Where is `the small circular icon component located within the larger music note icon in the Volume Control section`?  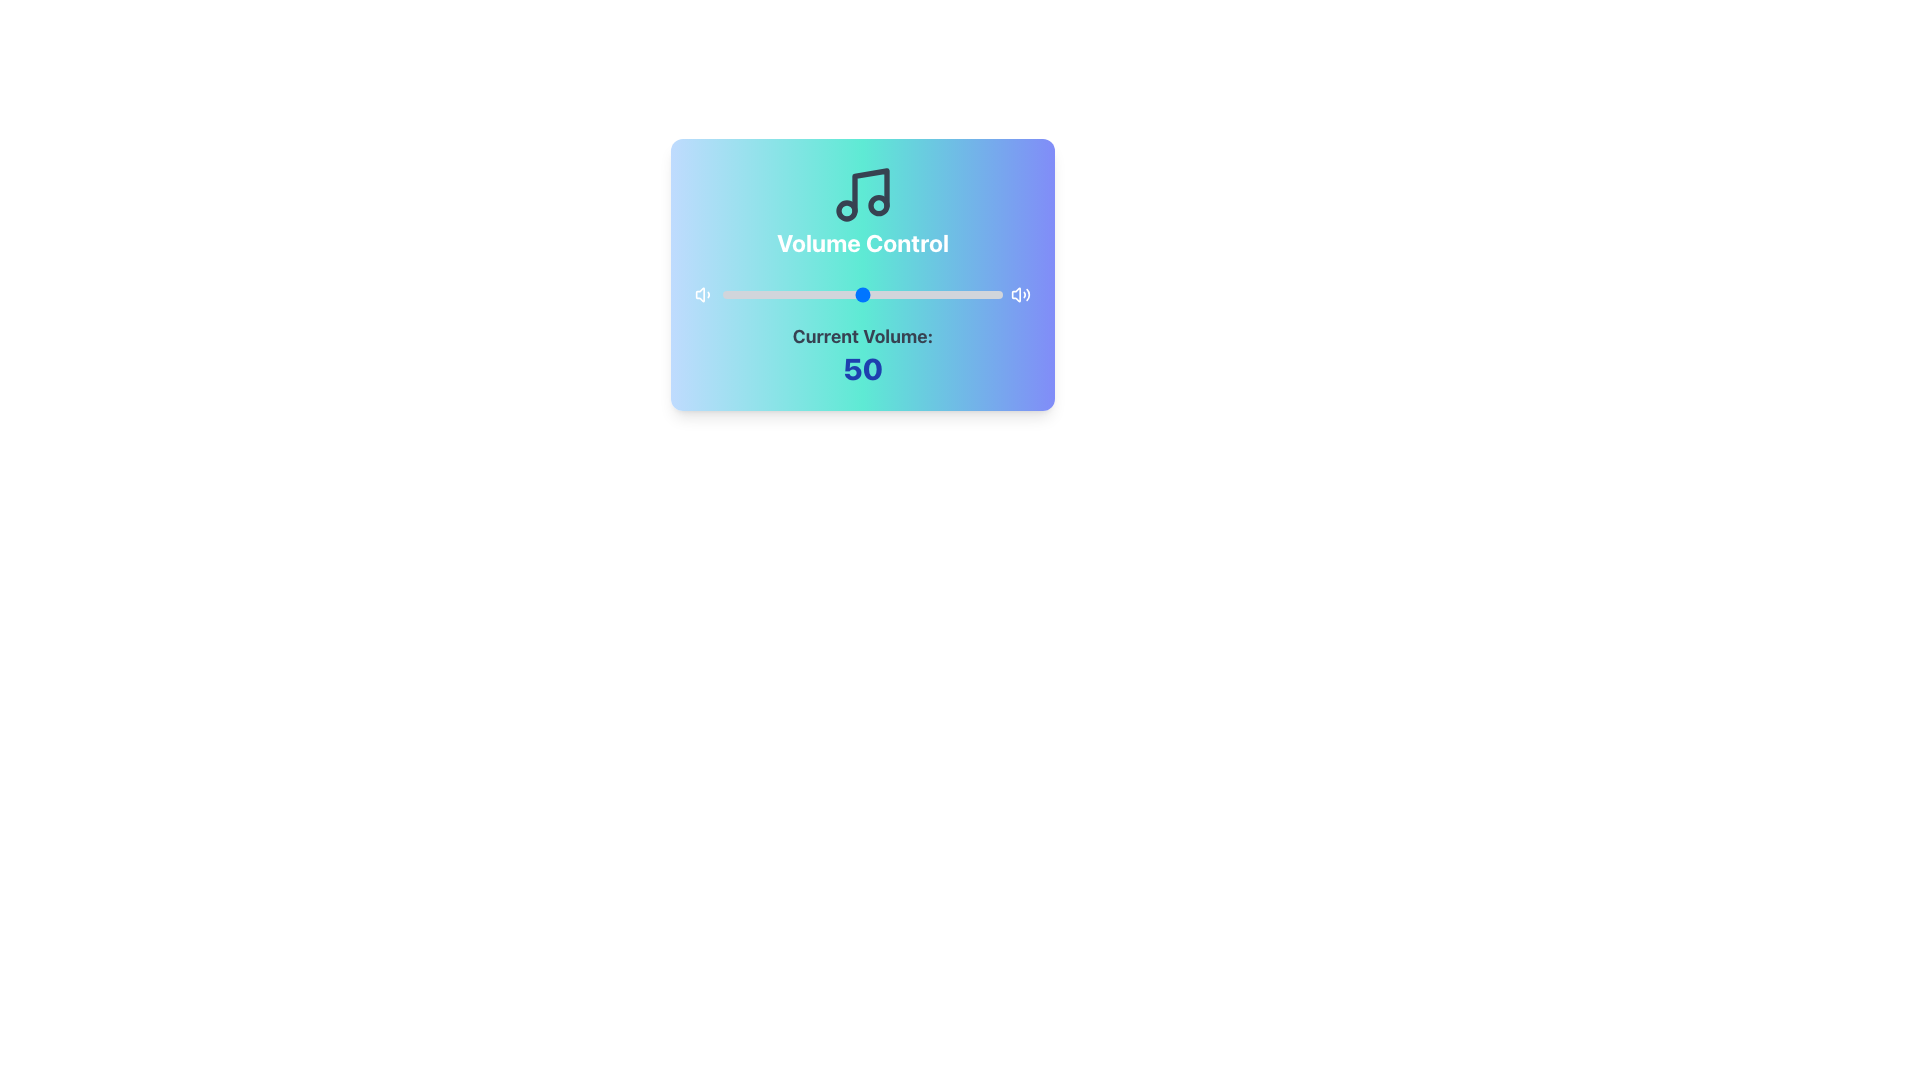 the small circular icon component located within the larger music note icon in the Volume Control section is located at coordinates (846, 211).